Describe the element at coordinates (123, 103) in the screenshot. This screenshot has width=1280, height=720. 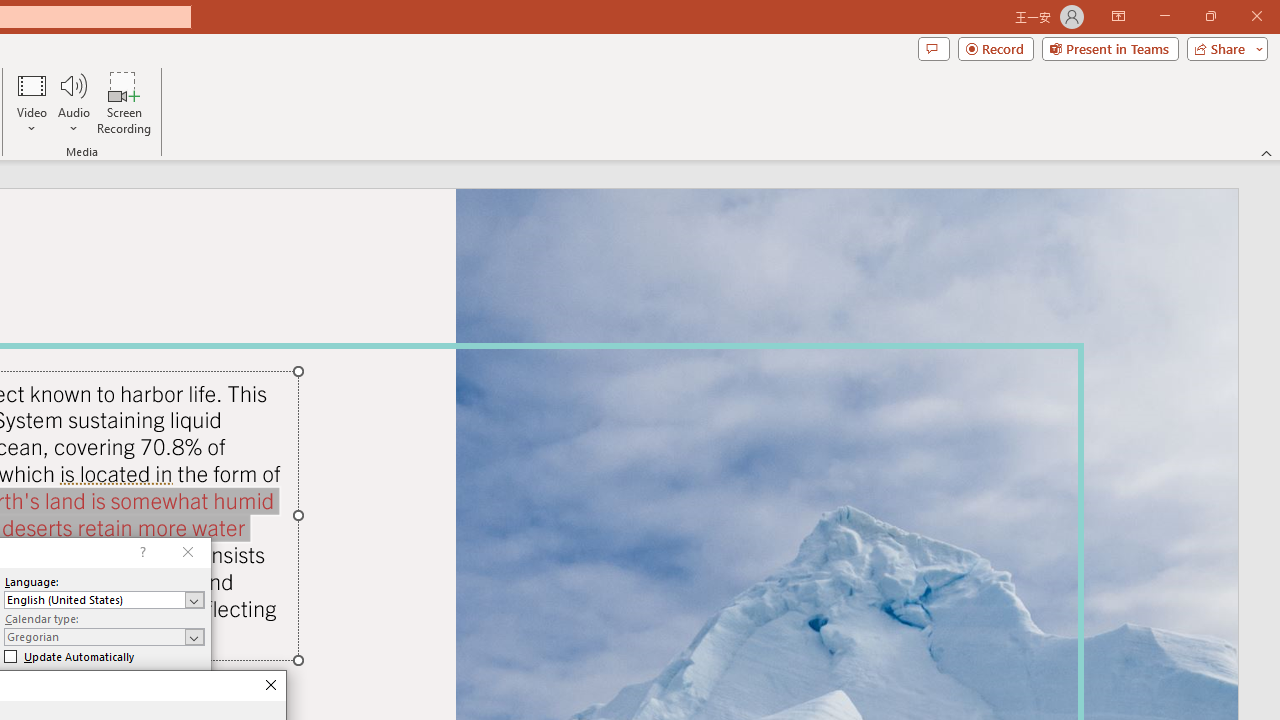
I see `'Screen Recording...'` at that location.